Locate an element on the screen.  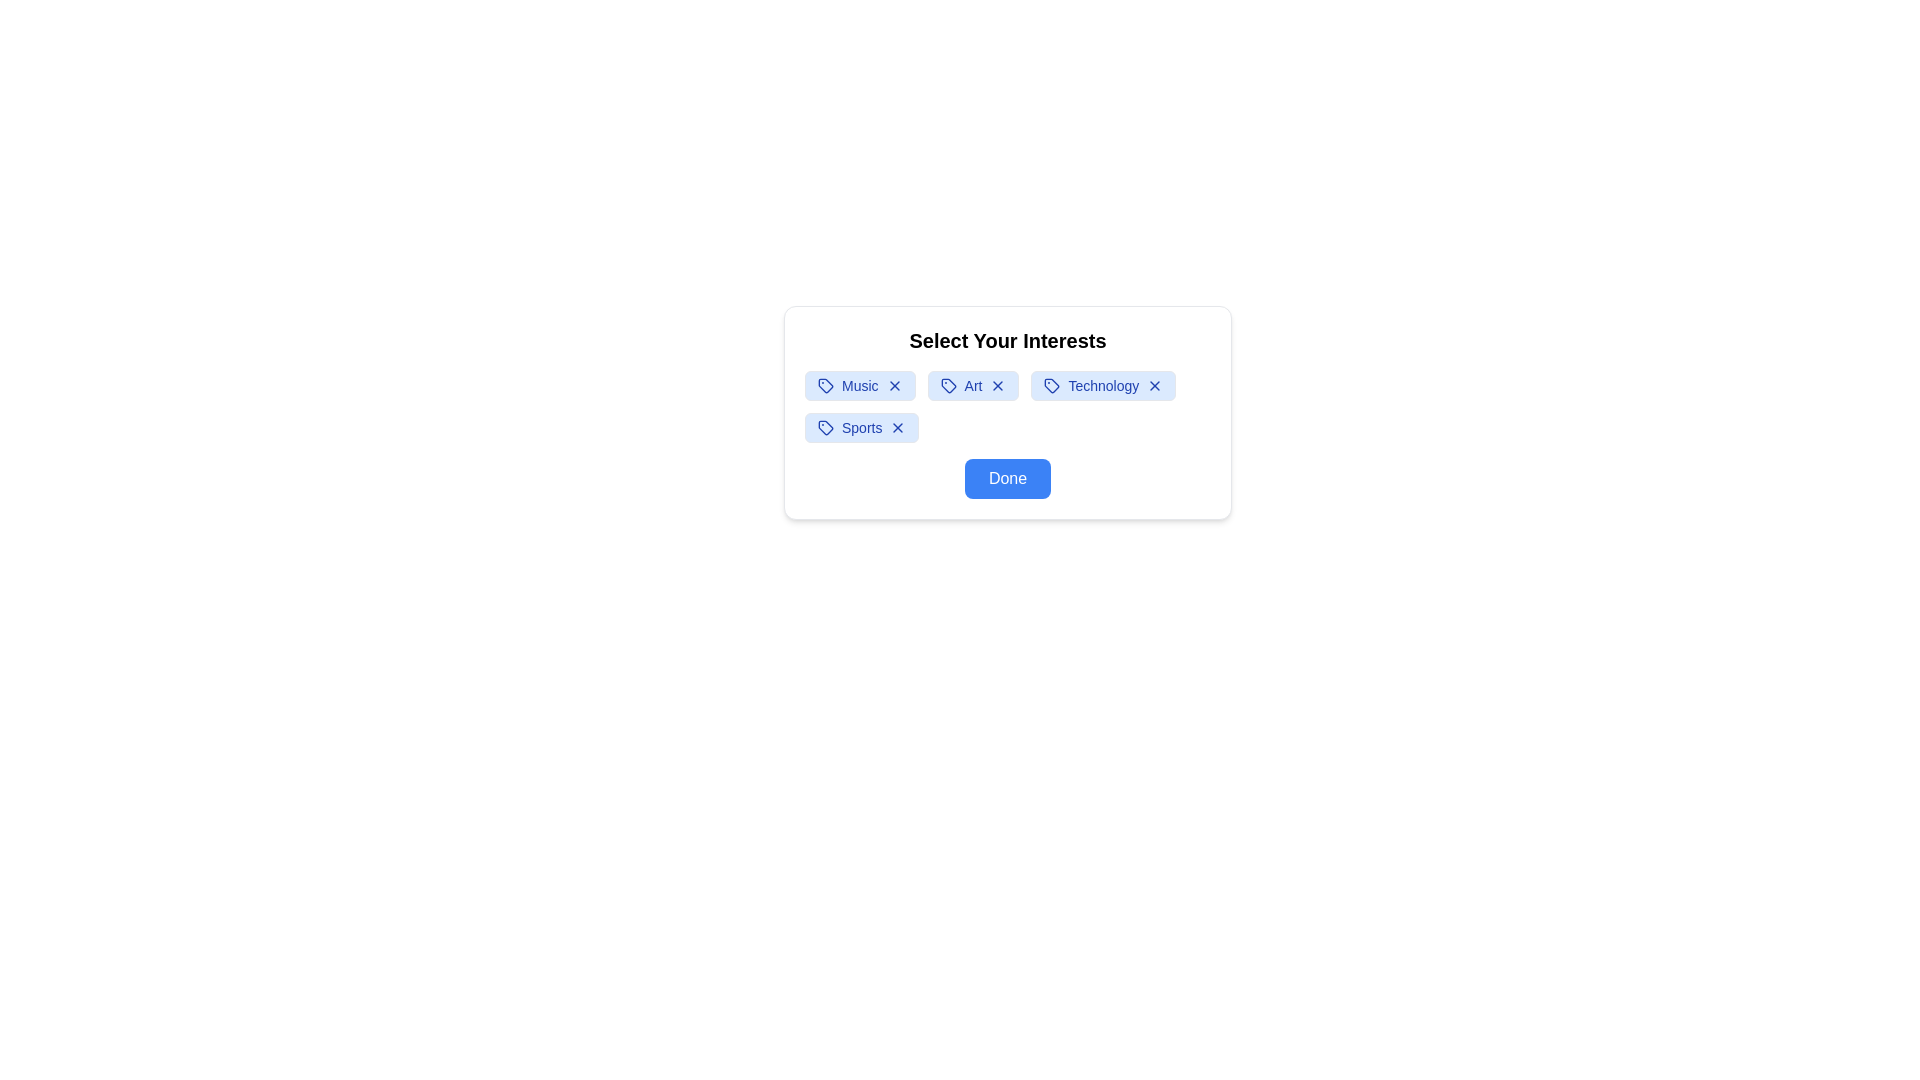
the text within the interest tag labeled 'Technology' to select it is located at coordinates (1102, 385).